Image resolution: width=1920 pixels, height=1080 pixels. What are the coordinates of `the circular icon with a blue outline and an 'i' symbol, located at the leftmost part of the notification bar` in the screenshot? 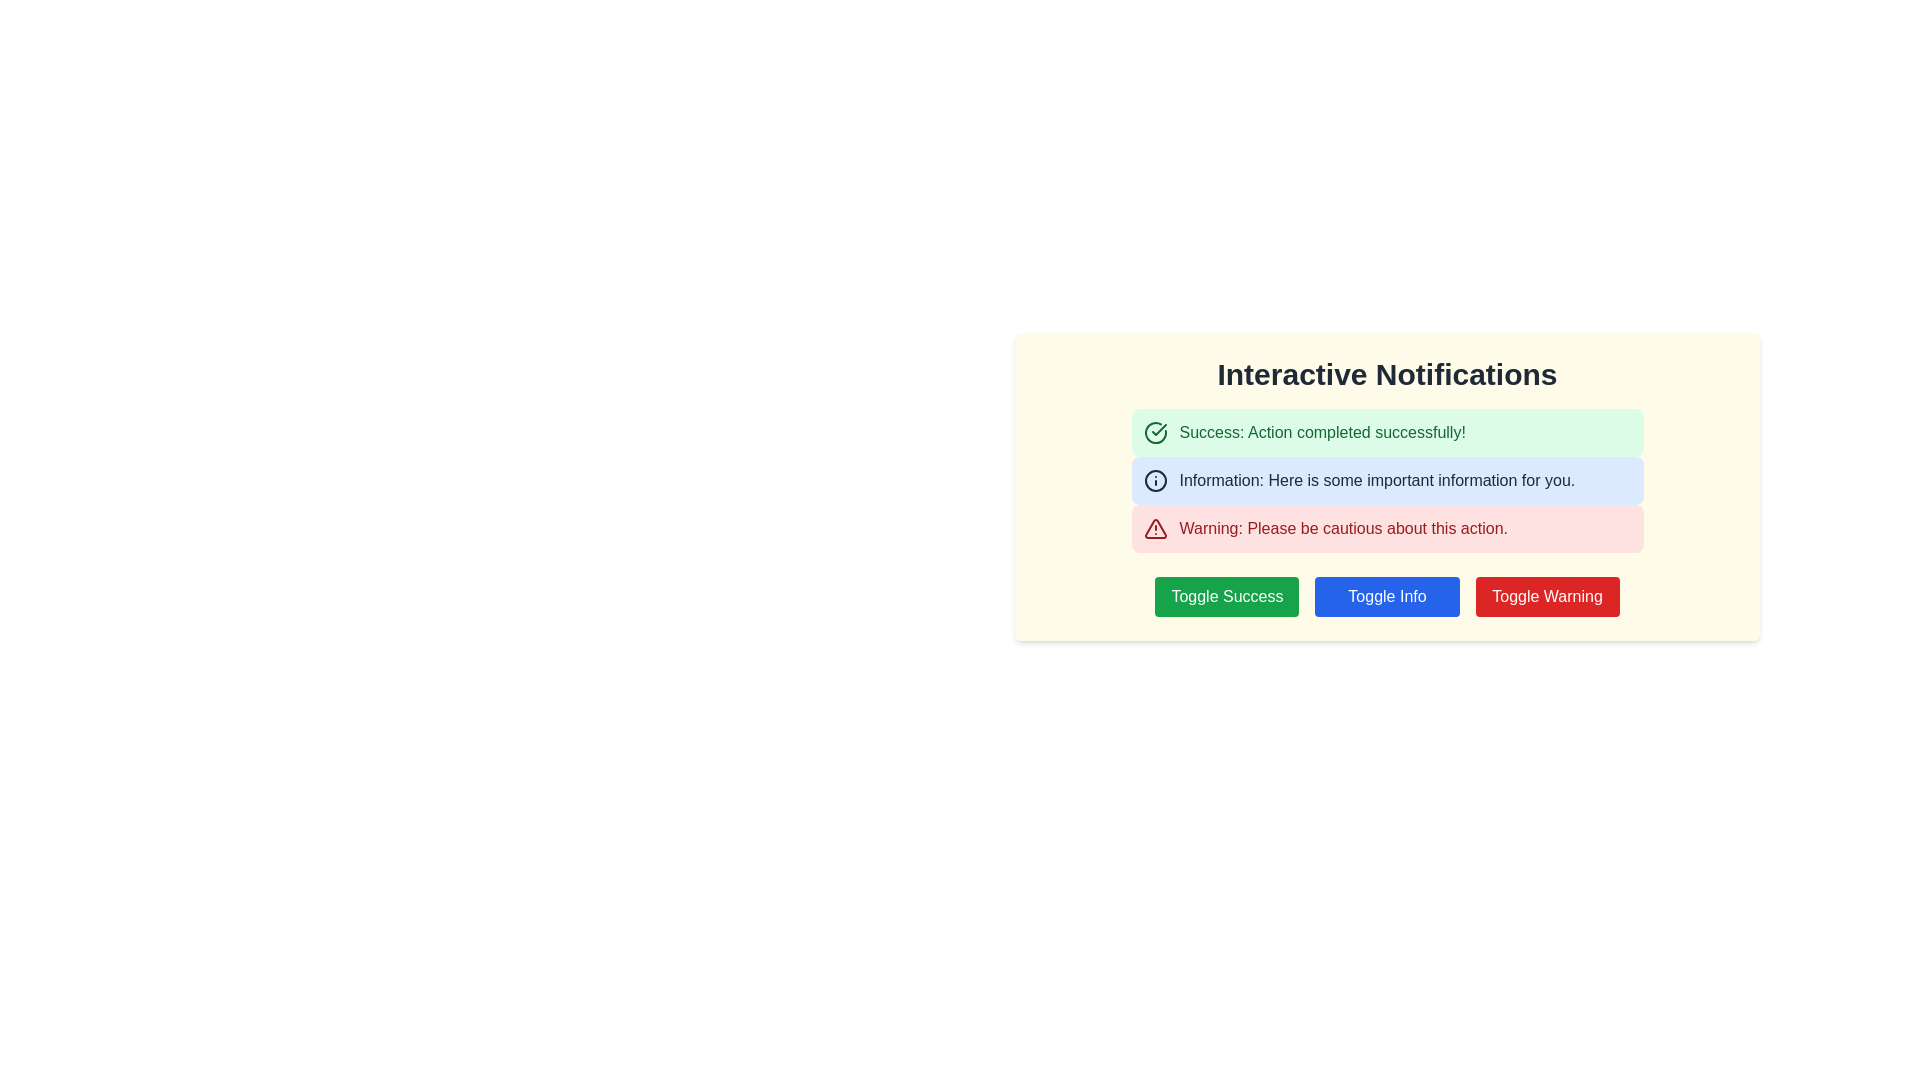 It's located at (1155, 481).